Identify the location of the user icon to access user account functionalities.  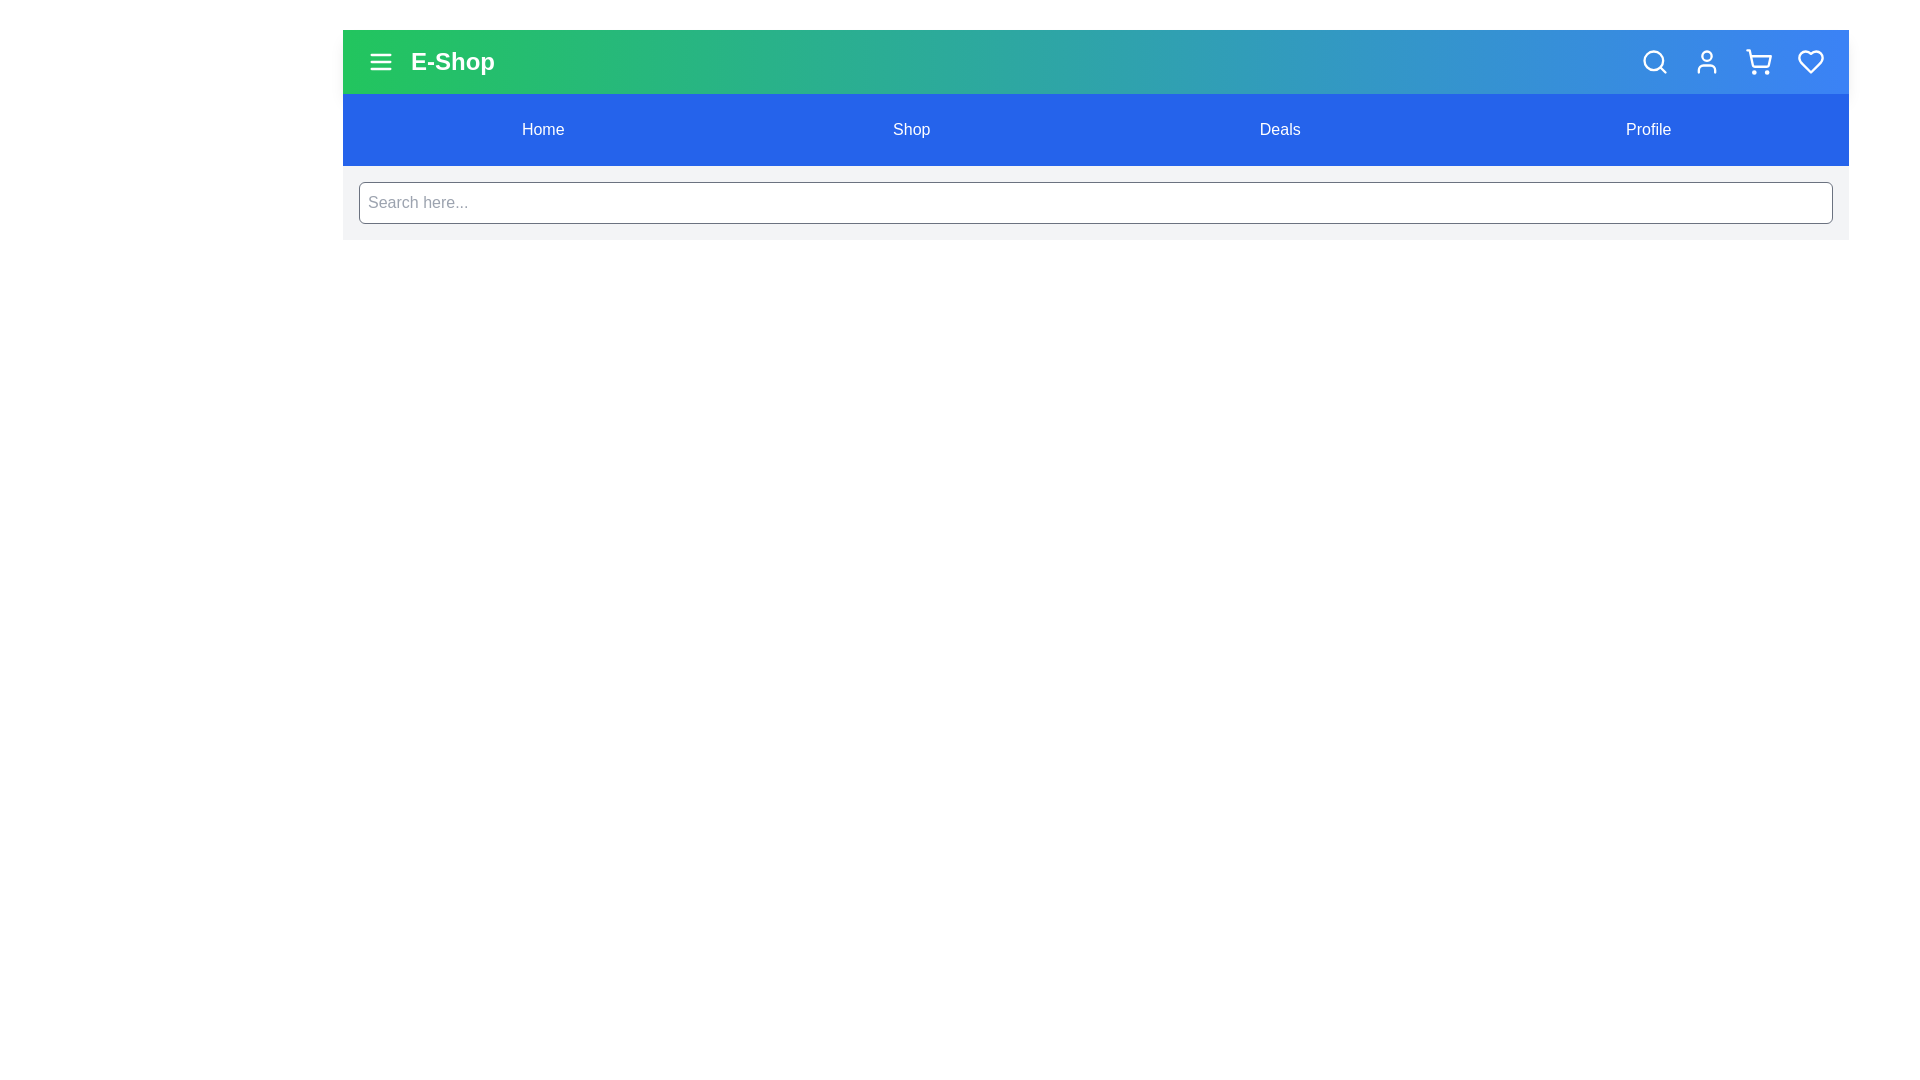
(1706, 60).